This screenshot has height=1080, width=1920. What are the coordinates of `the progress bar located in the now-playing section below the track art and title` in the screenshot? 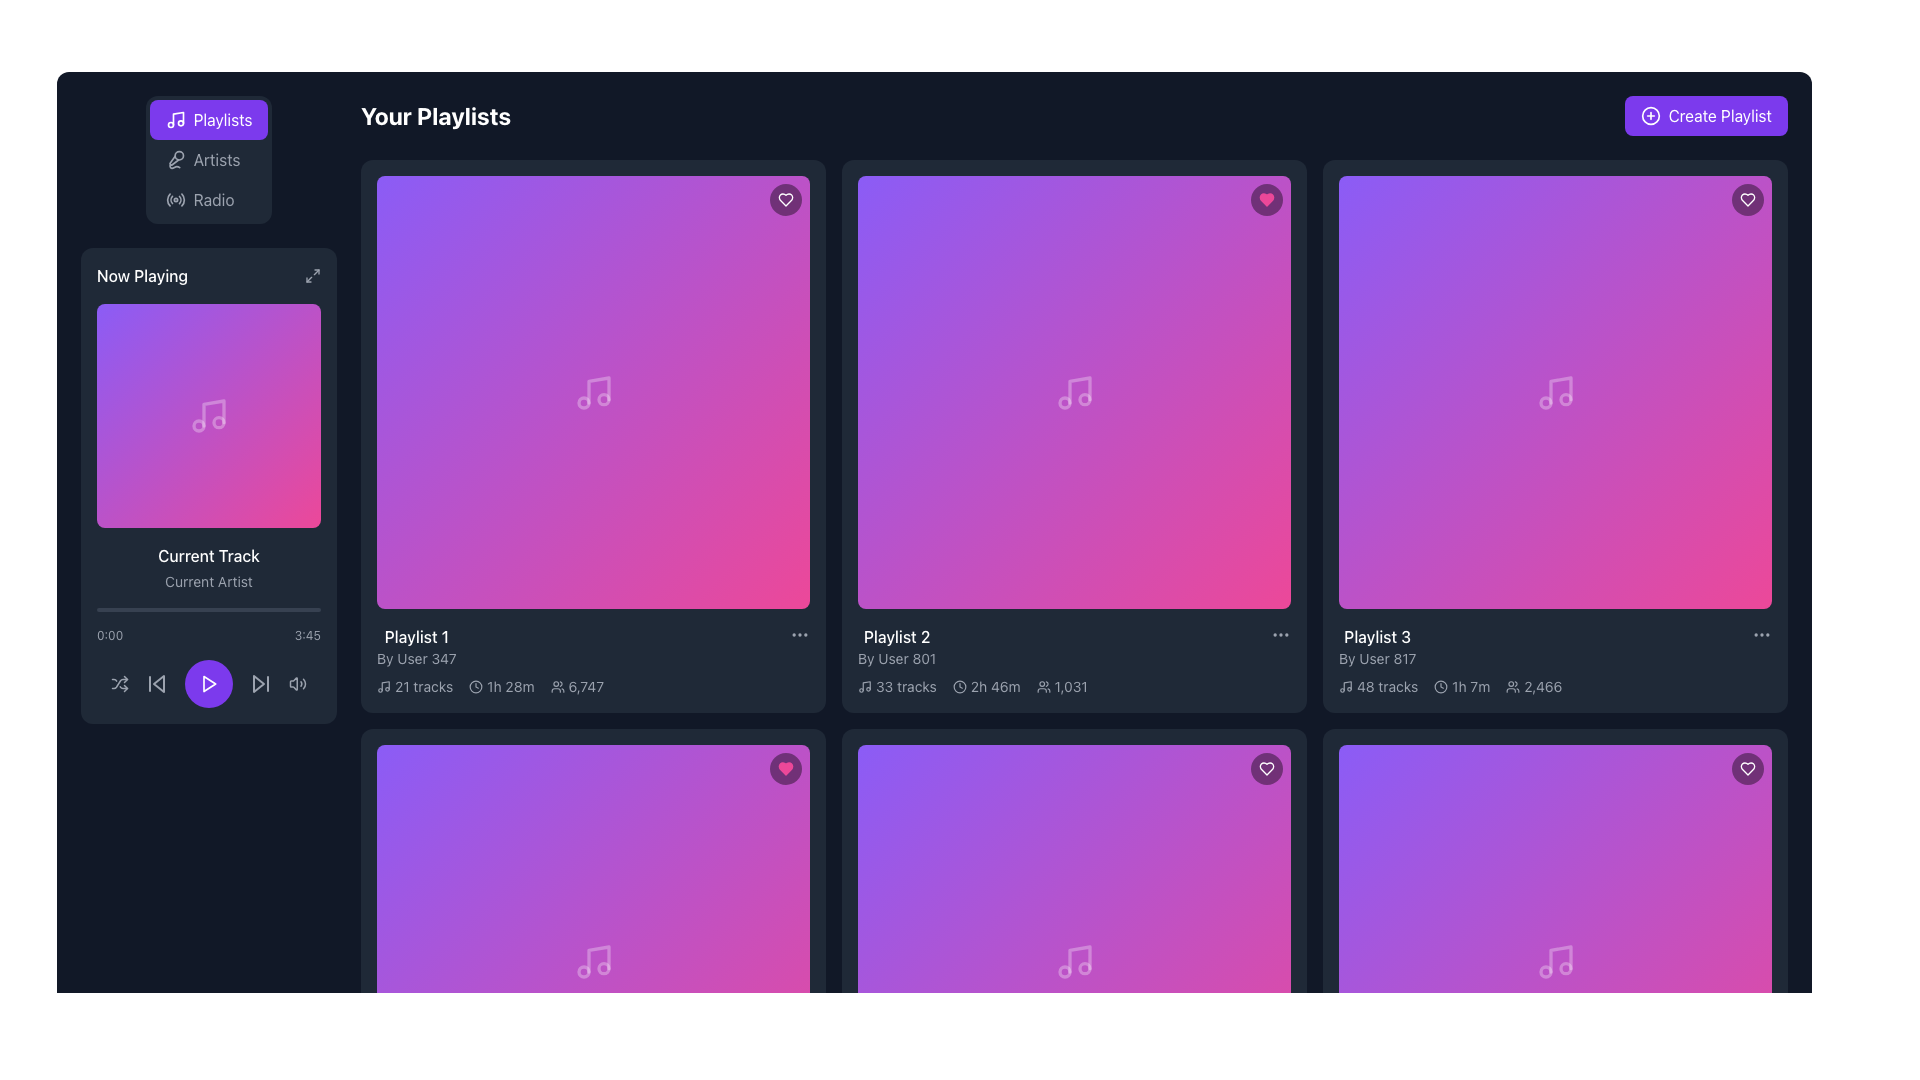 It's located at (209, 608).